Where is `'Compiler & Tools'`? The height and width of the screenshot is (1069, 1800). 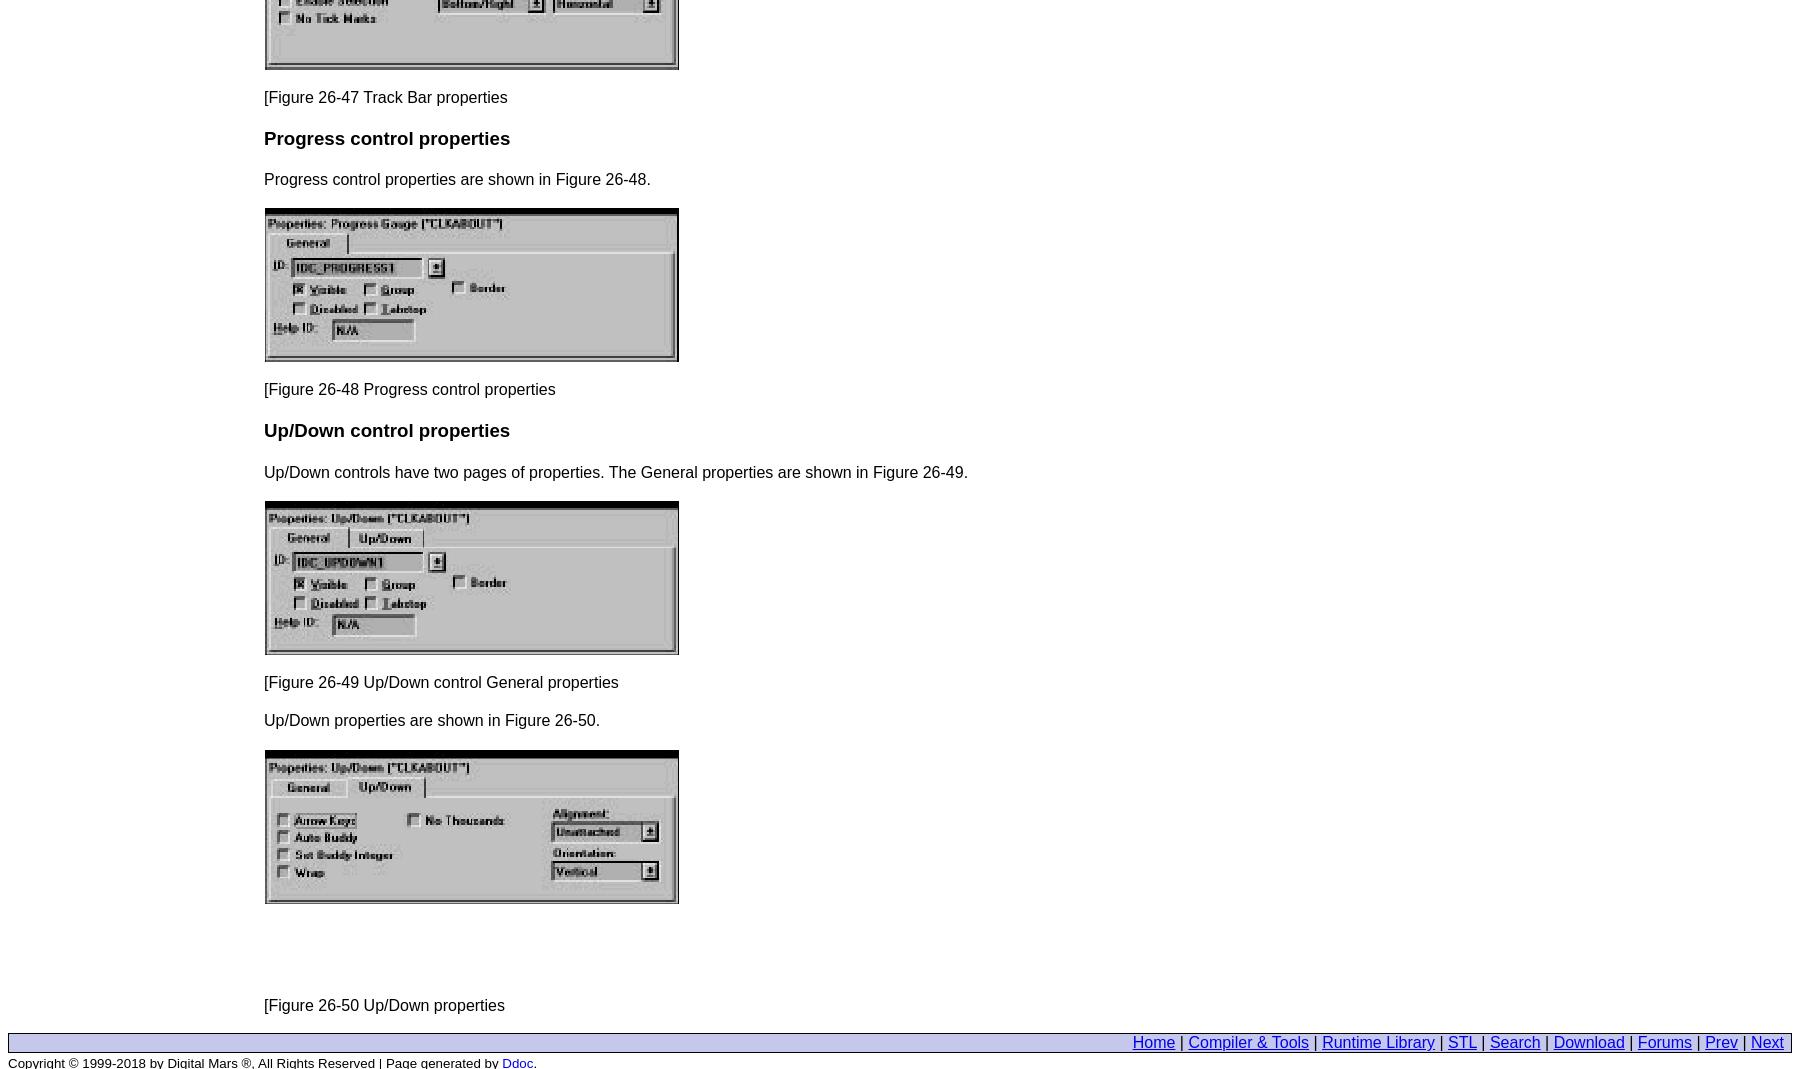 'Compiler & Tools' is located at coordinates (1248, 1042).